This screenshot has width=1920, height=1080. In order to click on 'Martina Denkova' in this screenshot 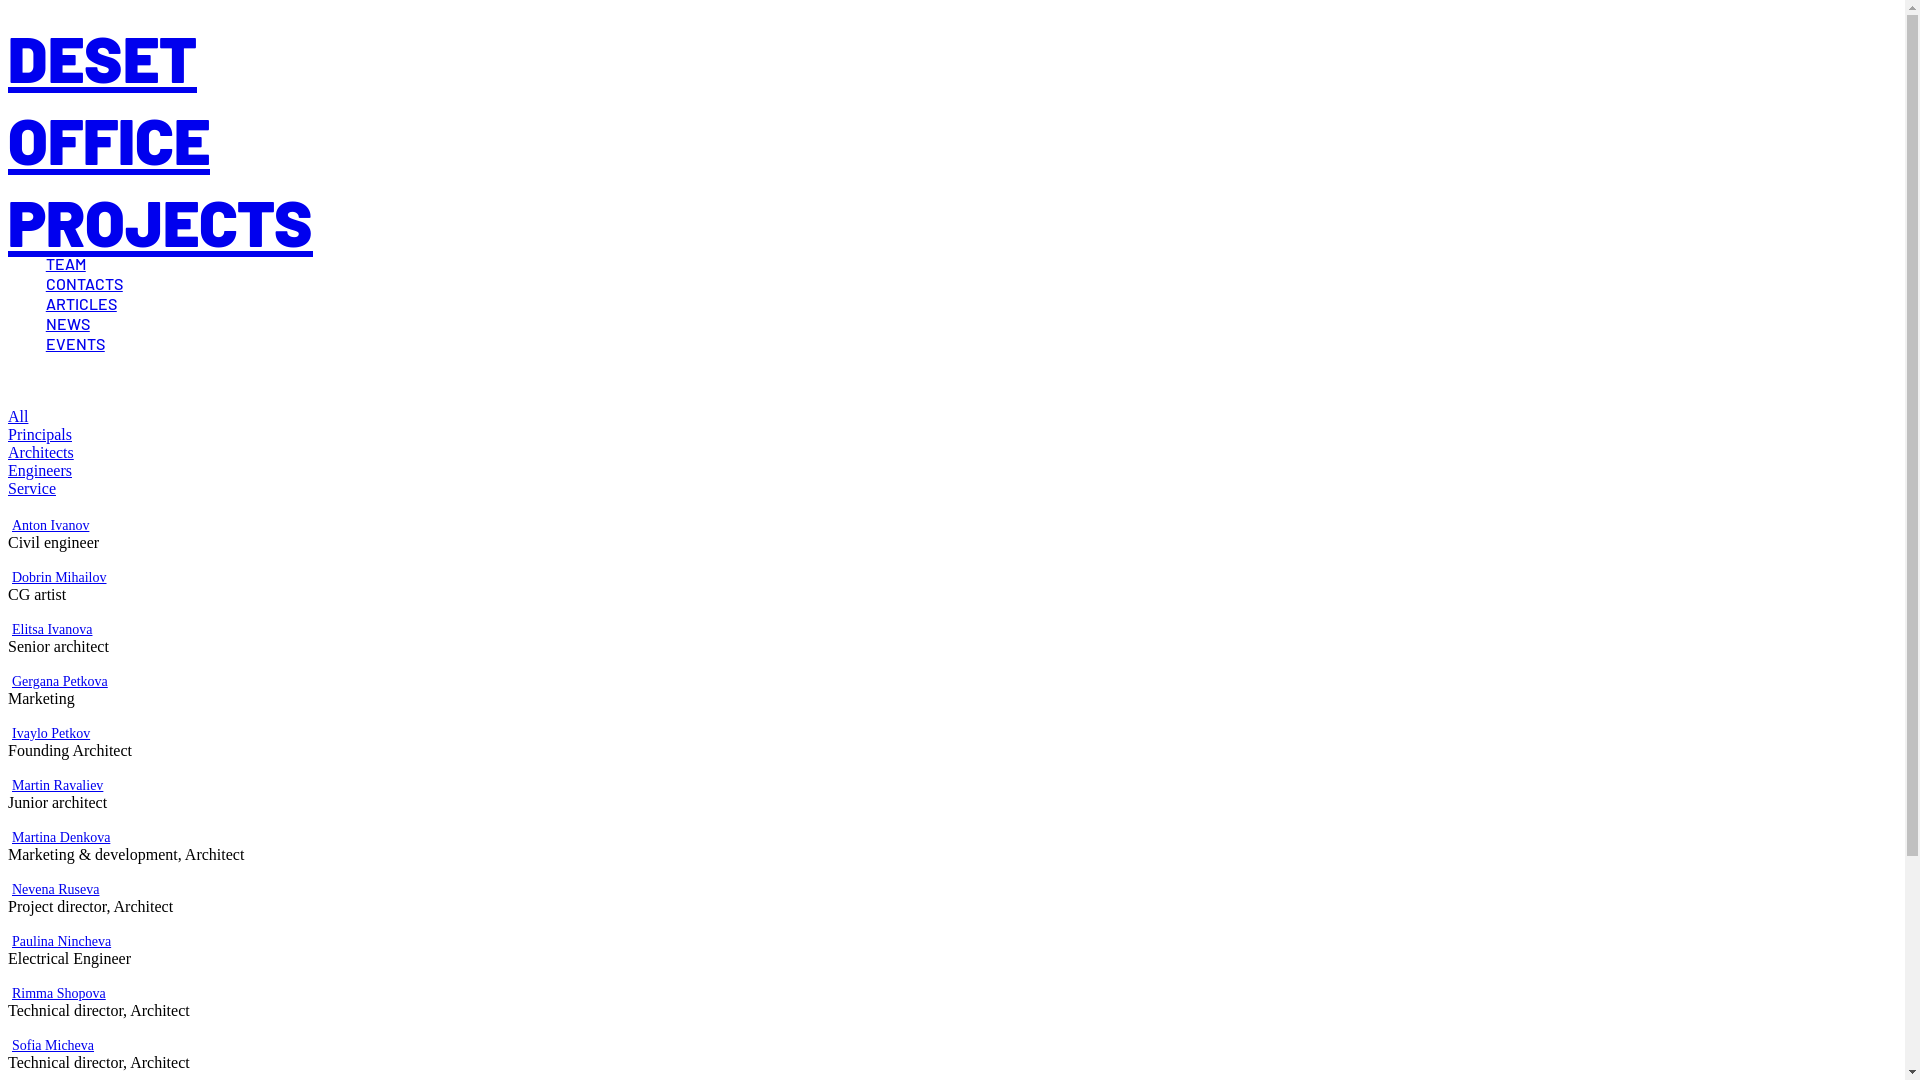, I will do `click(61, 837)`.